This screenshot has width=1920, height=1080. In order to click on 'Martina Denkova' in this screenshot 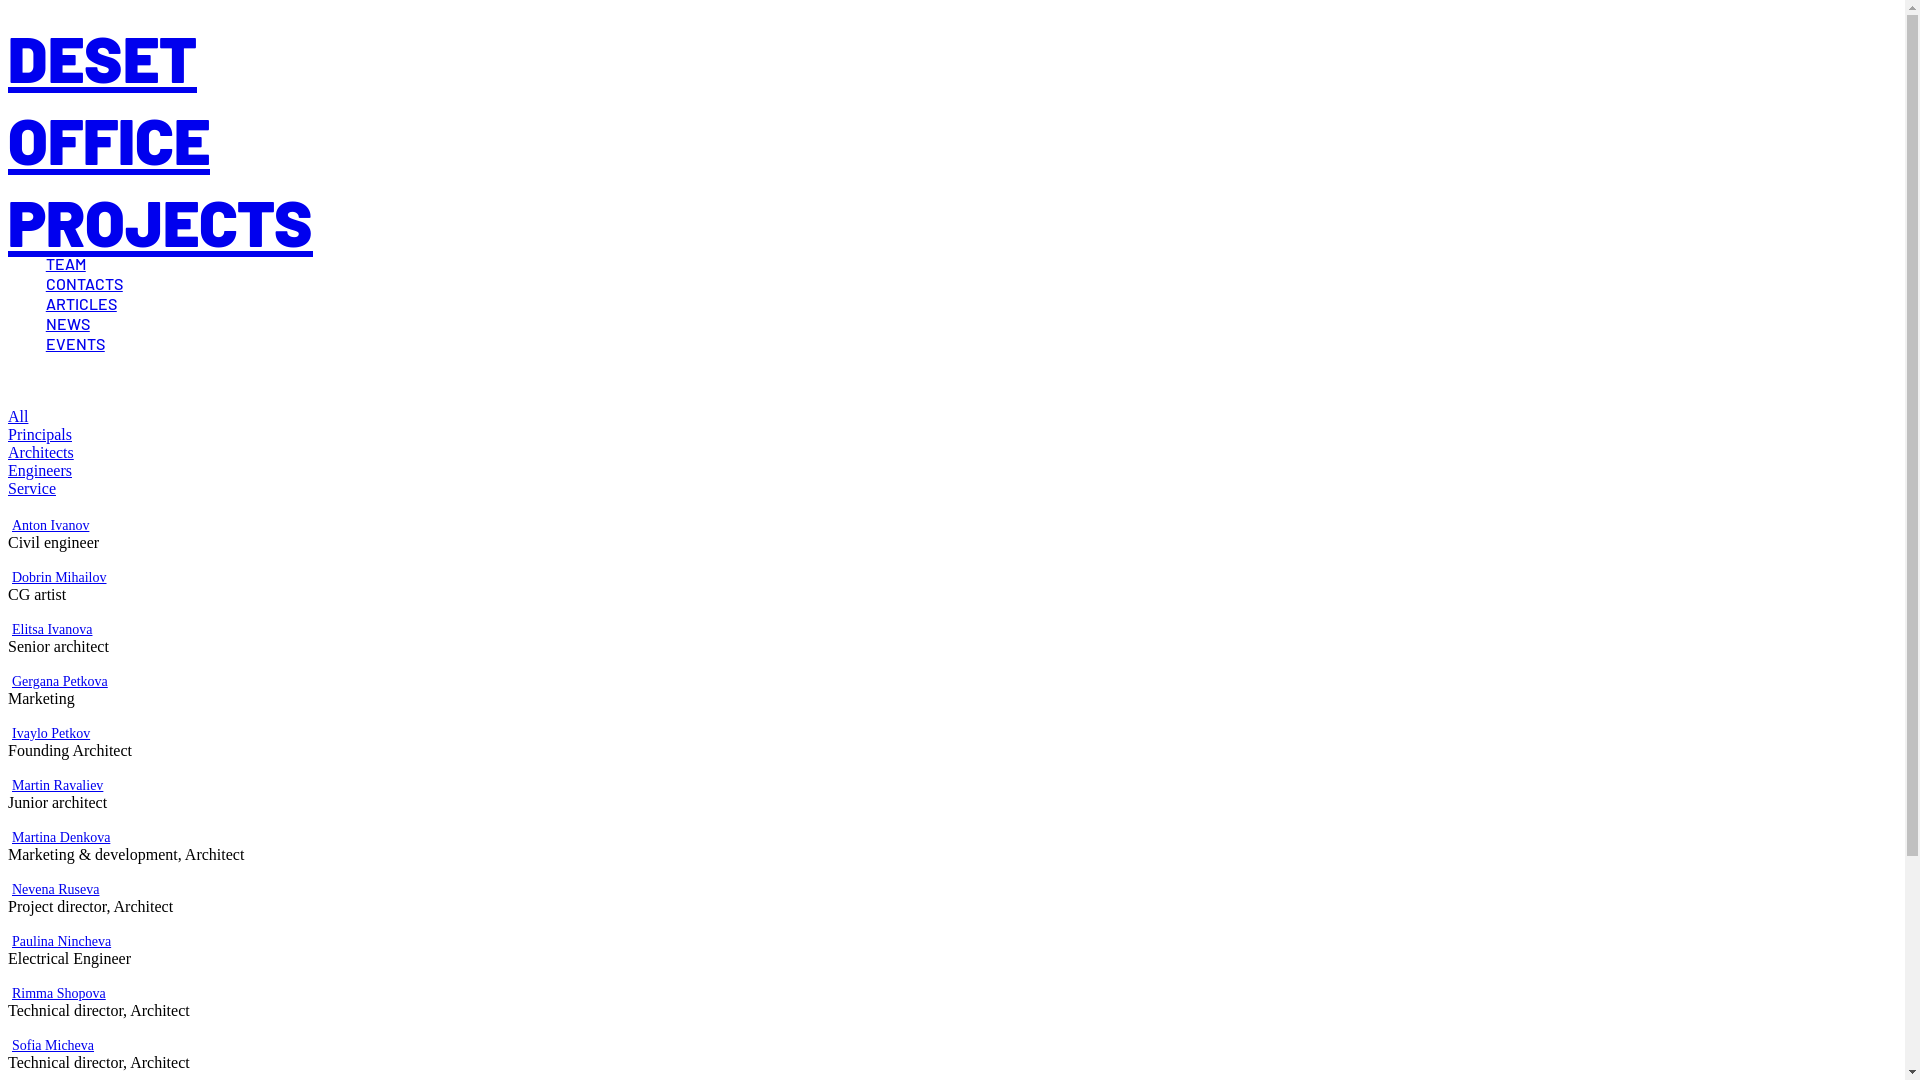, I will do `click(61, 837)`.